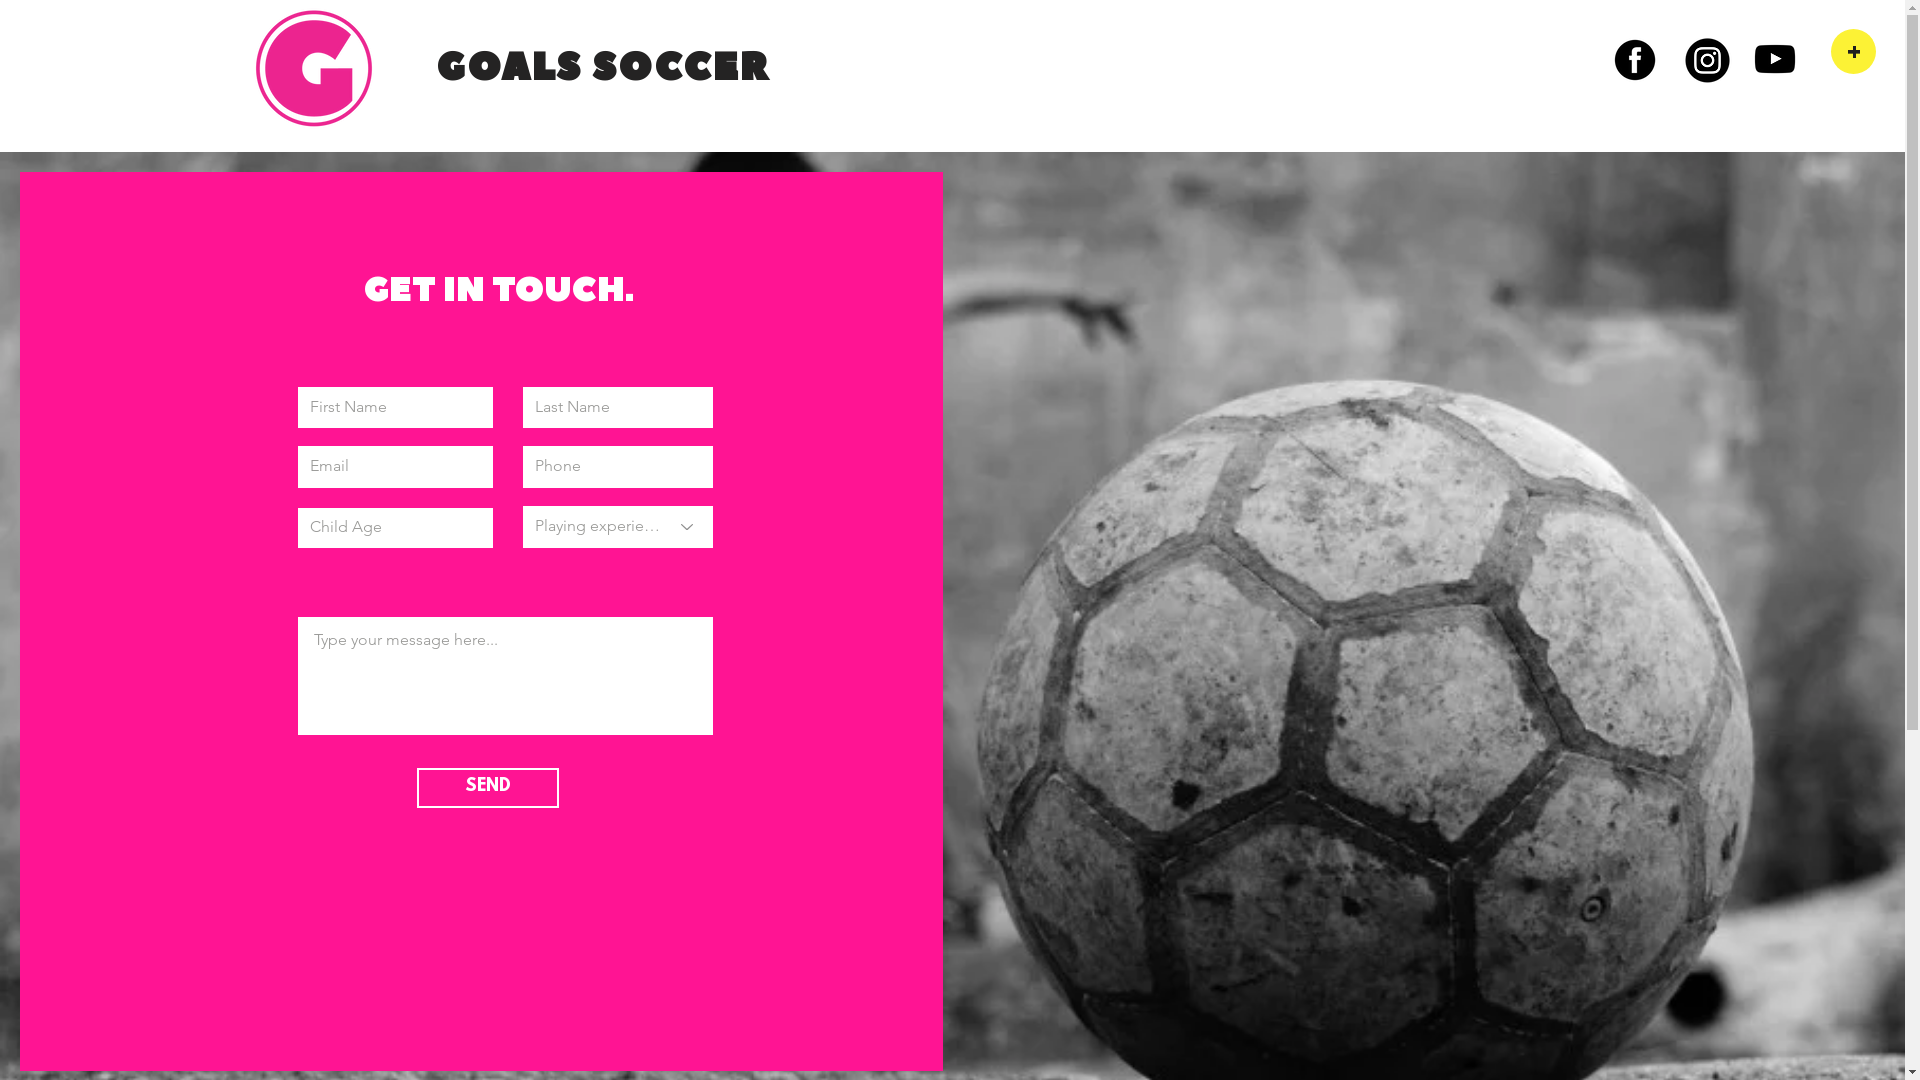 This screenshot has height=1080, width=1920. Describe the element at coordinates (1635, 59) in the screenshot. I see `'Facebook'` at that location.